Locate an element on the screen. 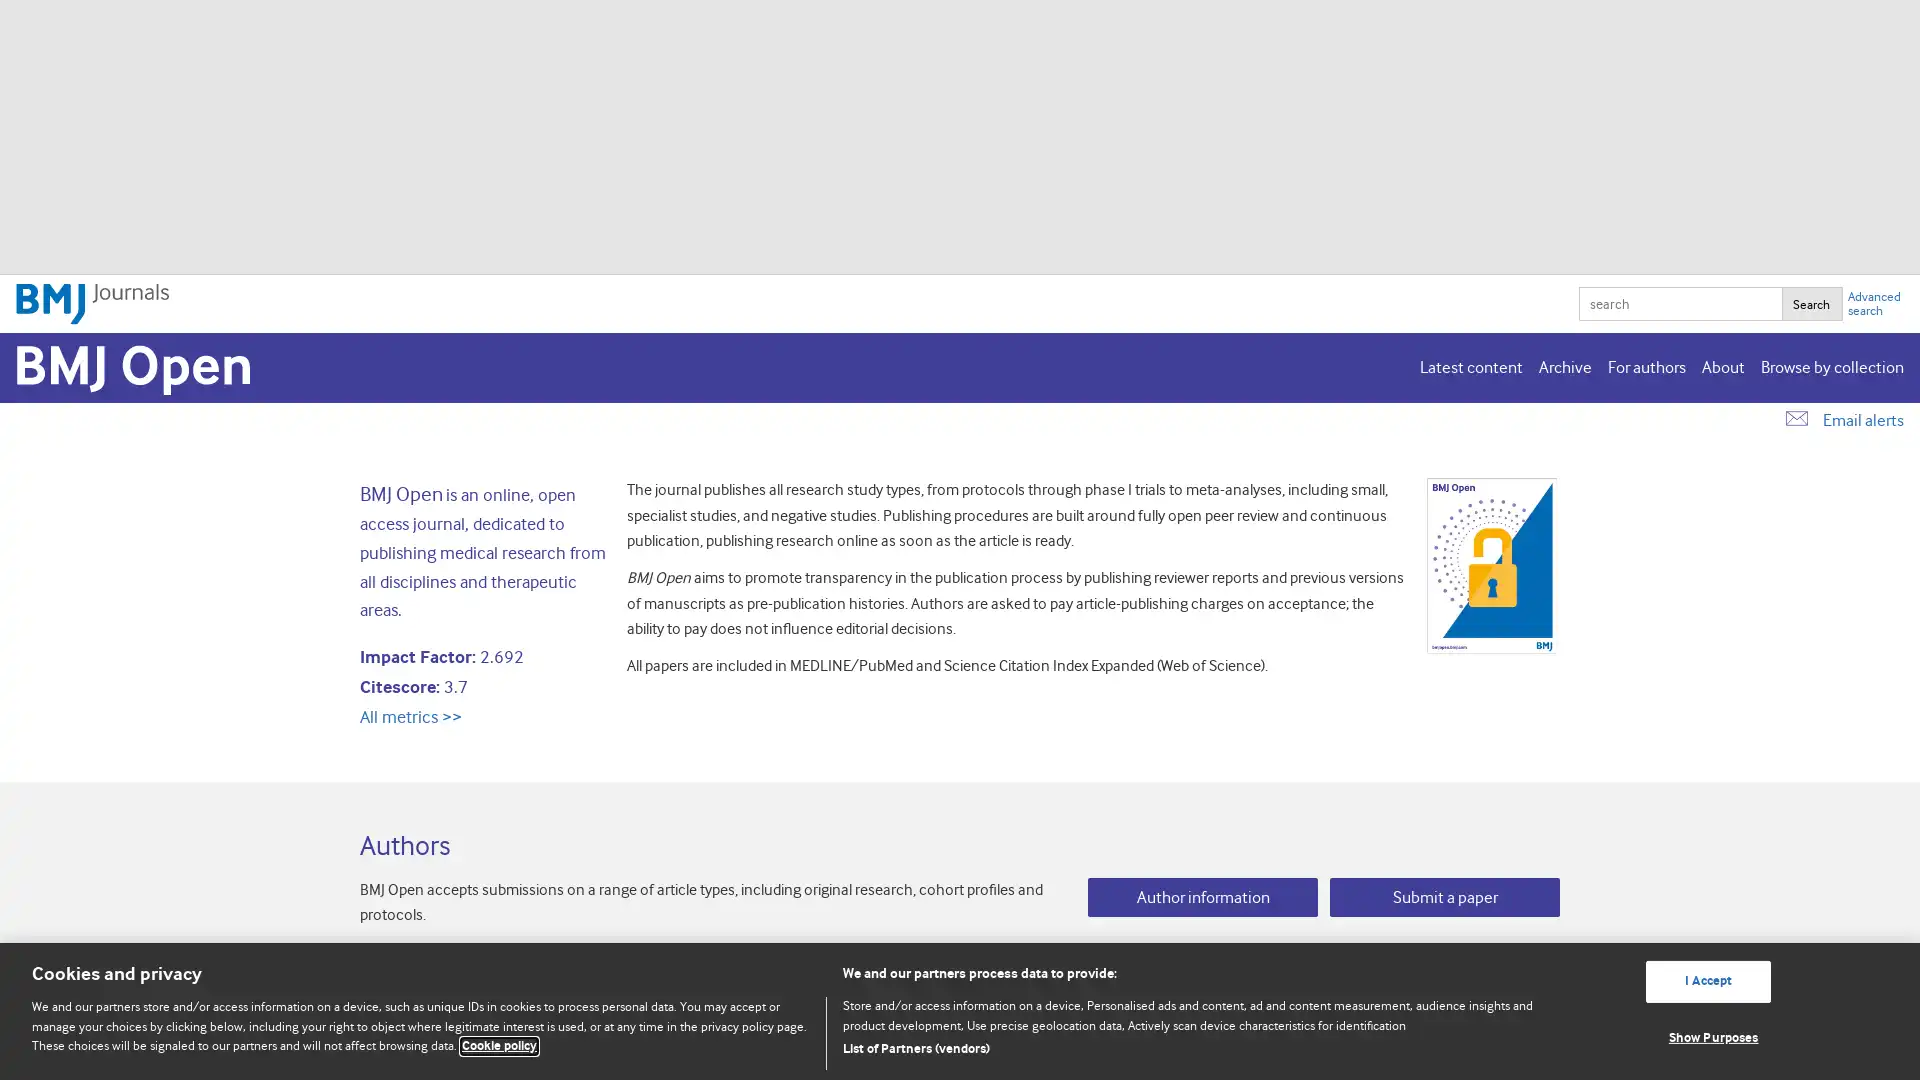 This screenshot has height=1080, width=1920. Show Purposes is located at coordinates (1707, 1036).